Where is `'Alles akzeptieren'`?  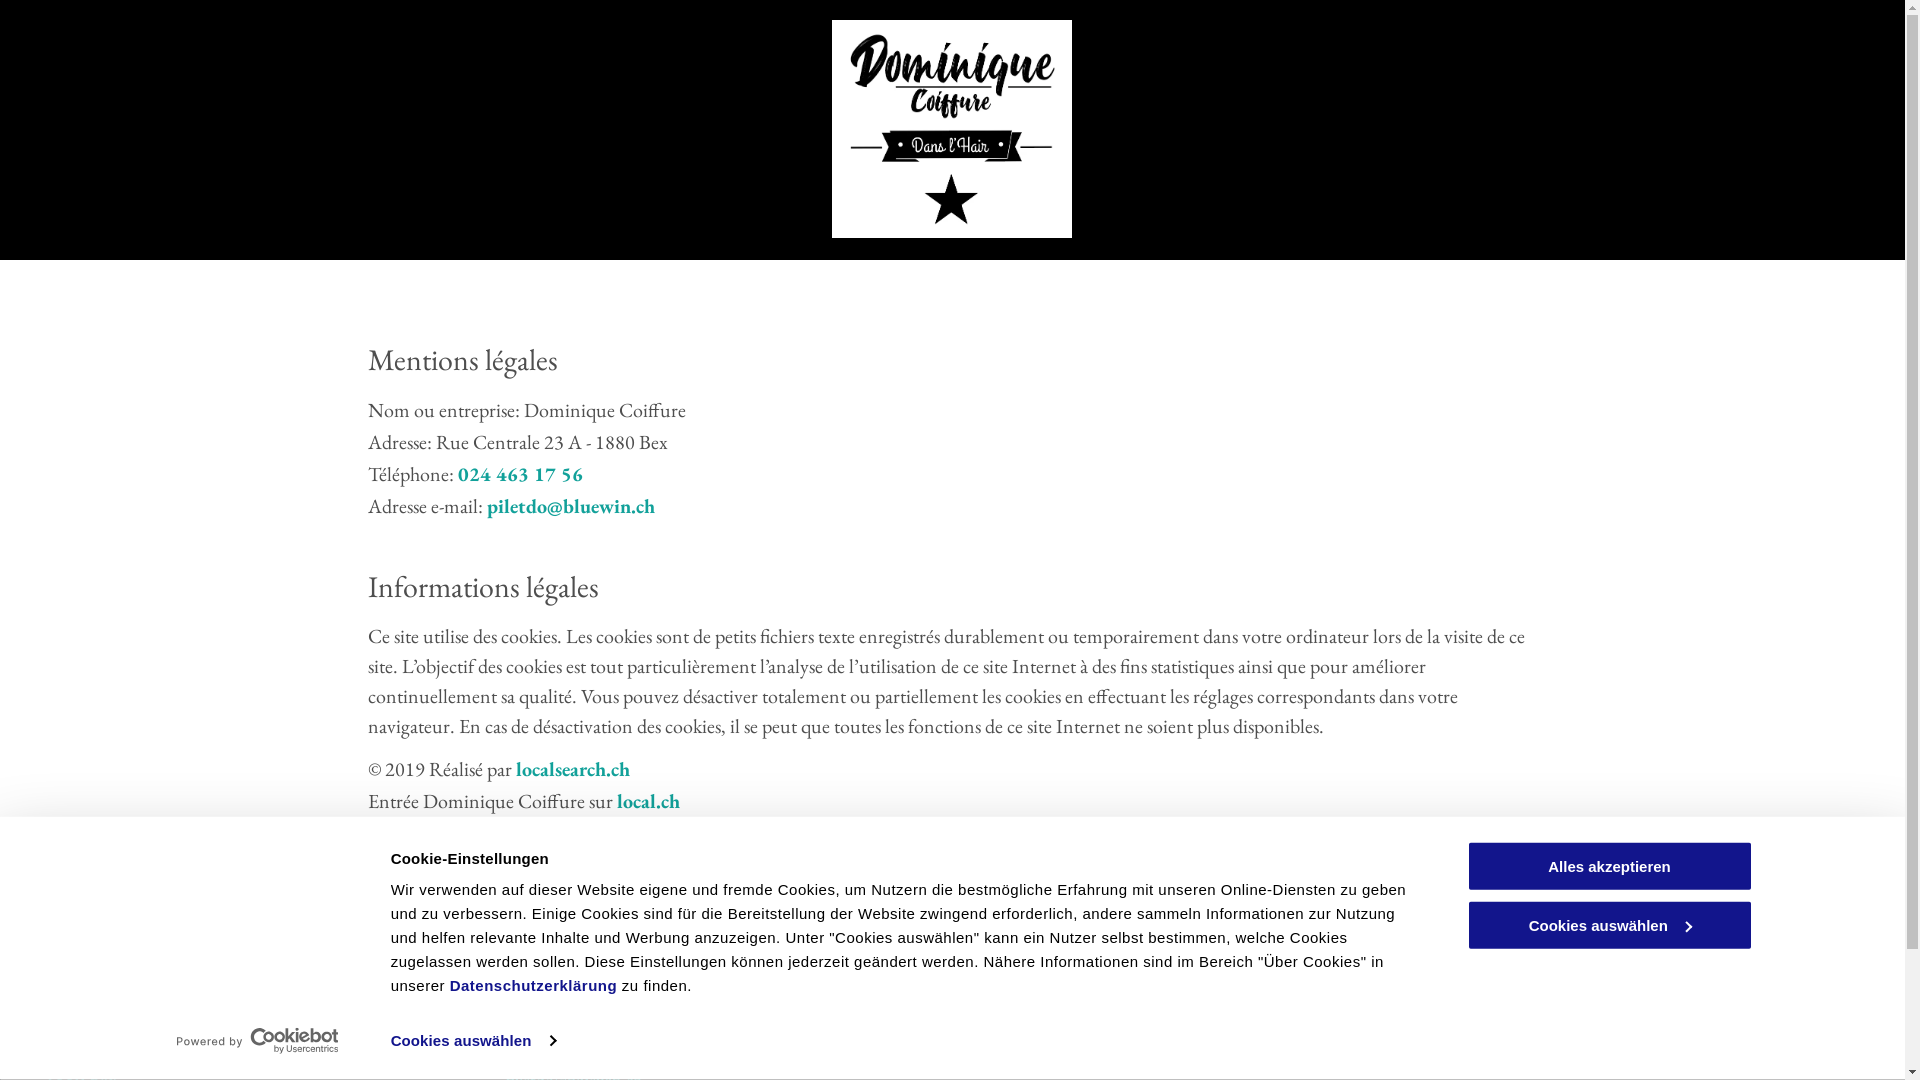 'Alles akzeptieren' is located at coordinates (1608, 865).